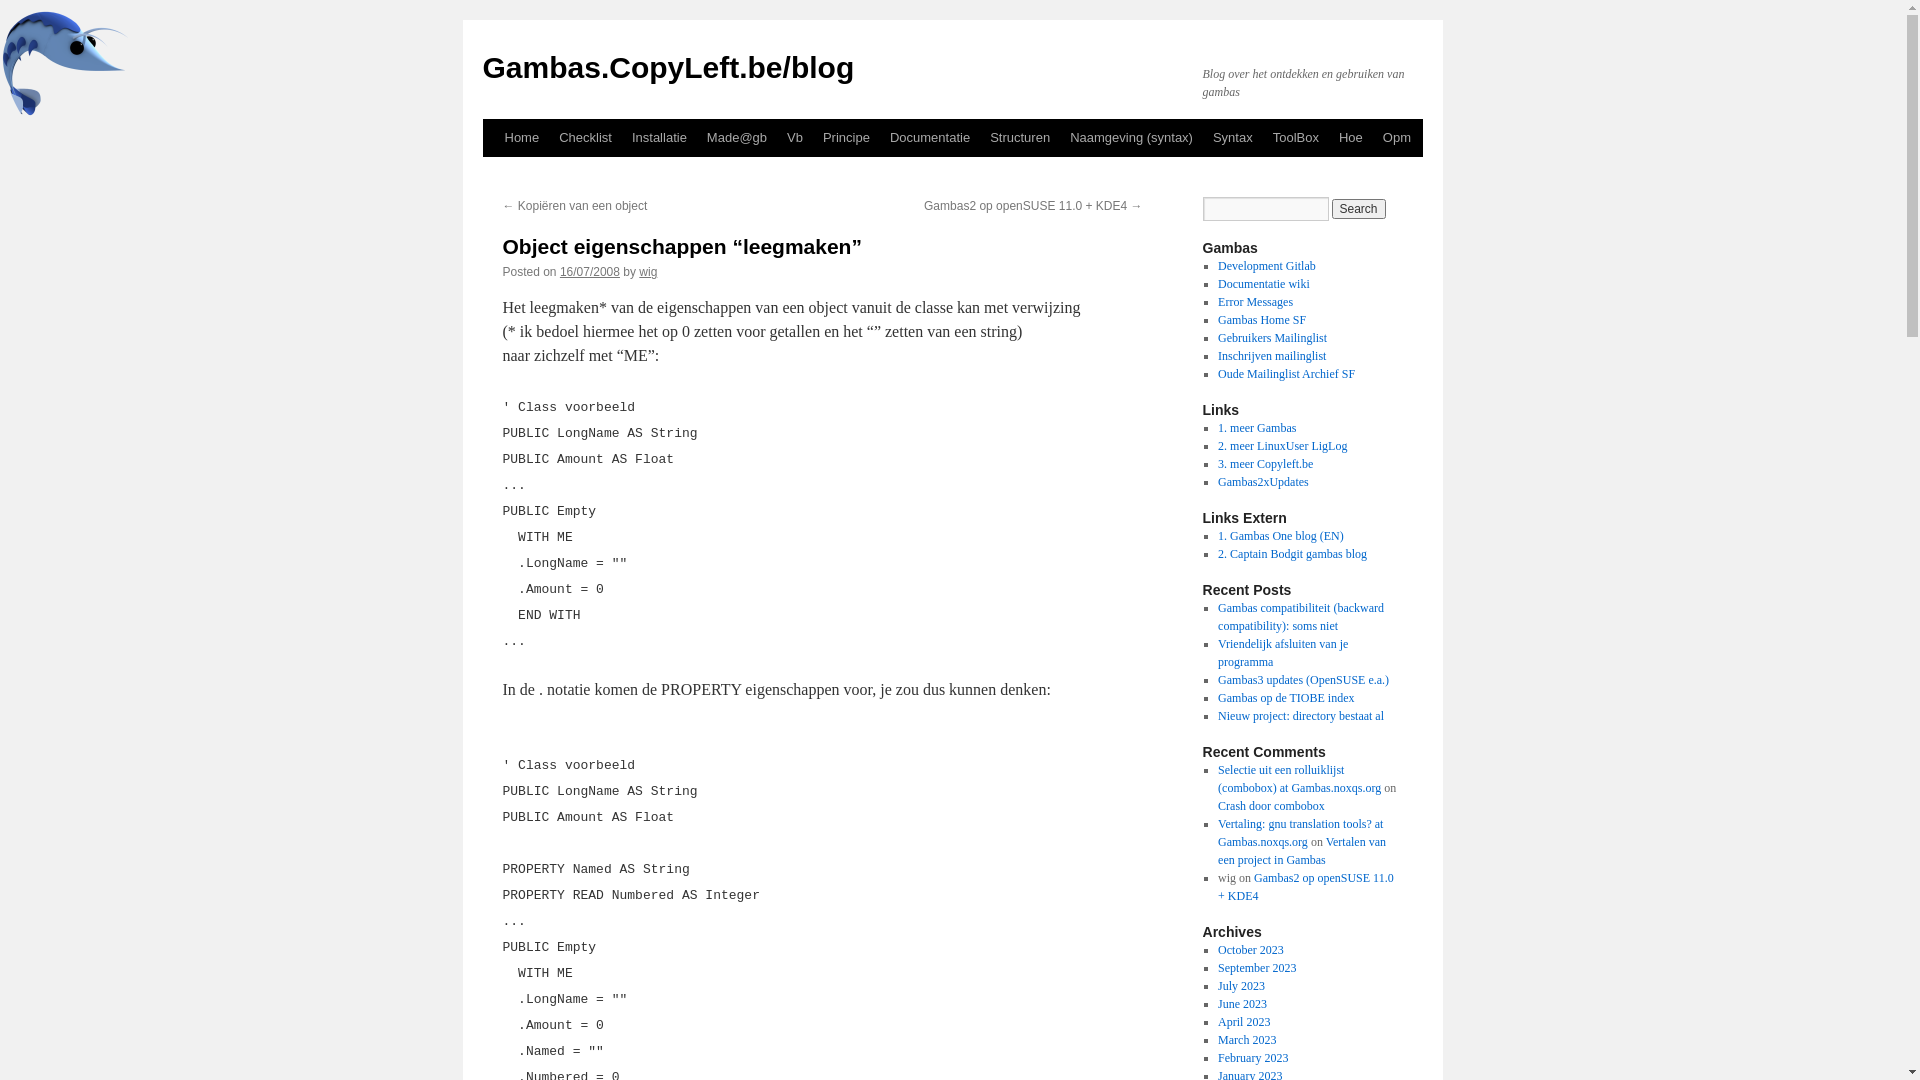 This screenshot has height=1080, width=1920. What do you see at coordinates (794, 137) in the screenshot?
I see `'Vb'` at bounding box center [794, 137].